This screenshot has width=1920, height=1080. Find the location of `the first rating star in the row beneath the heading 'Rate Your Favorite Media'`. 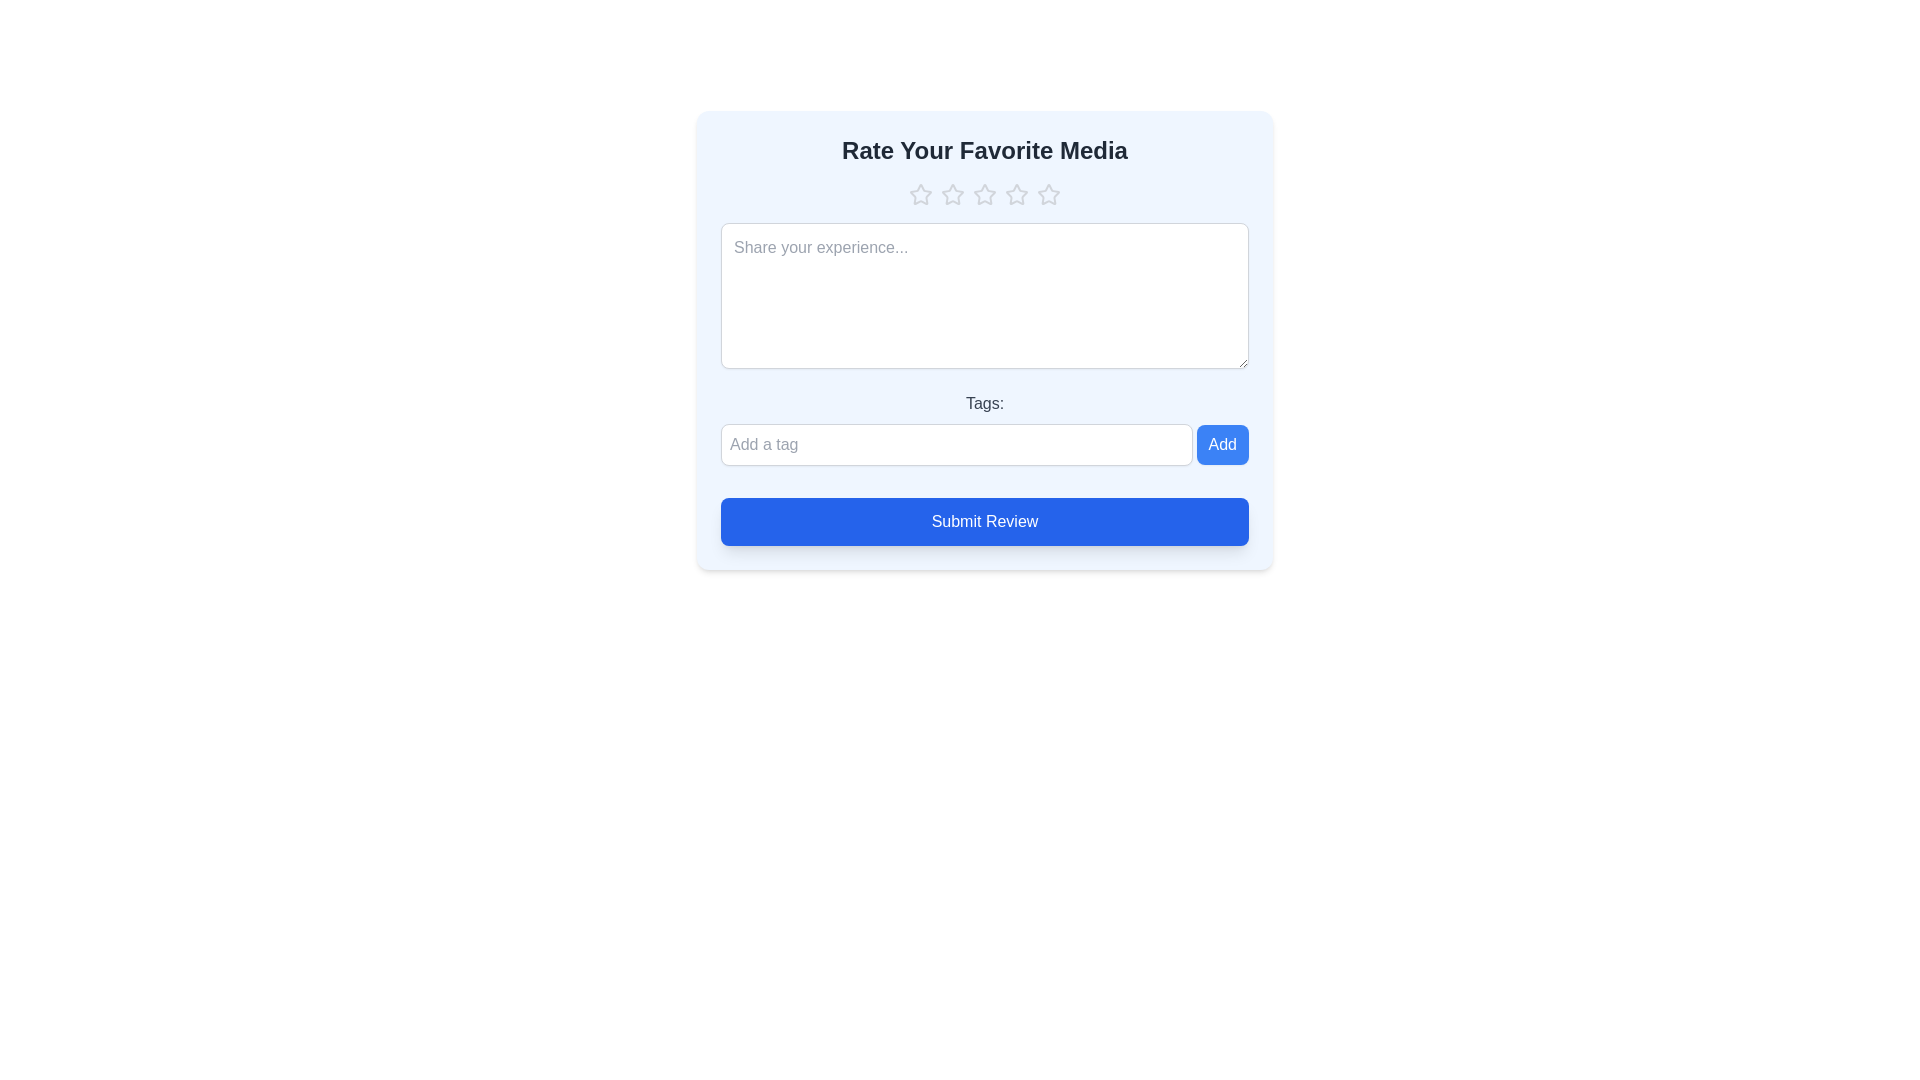

the first rating star in the row beneath the heading 'Rate Your Favorite Media' is located at coordinates (920, 194).